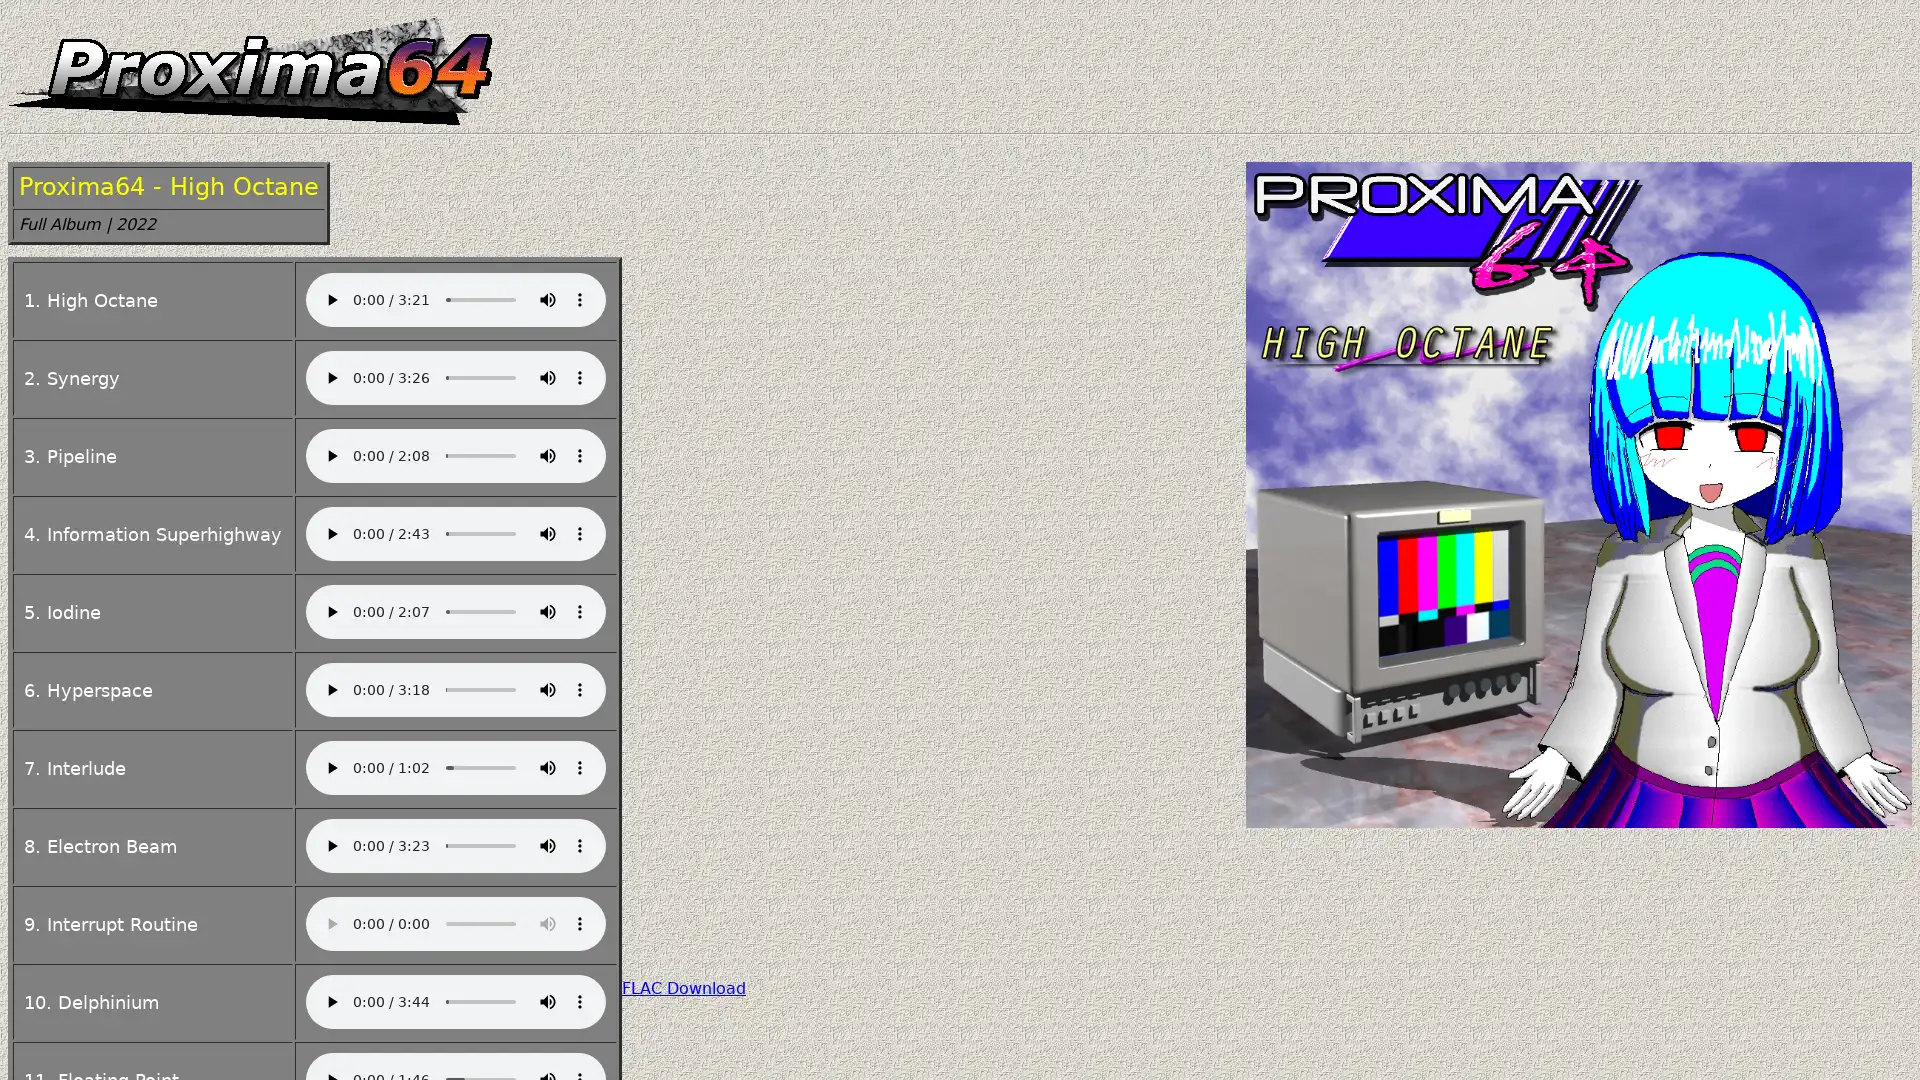 The width and height of the screenshot is (1920, 1080). Describe the element at coordinates (547, 455) in the screenshot. I see `mute` at that location.